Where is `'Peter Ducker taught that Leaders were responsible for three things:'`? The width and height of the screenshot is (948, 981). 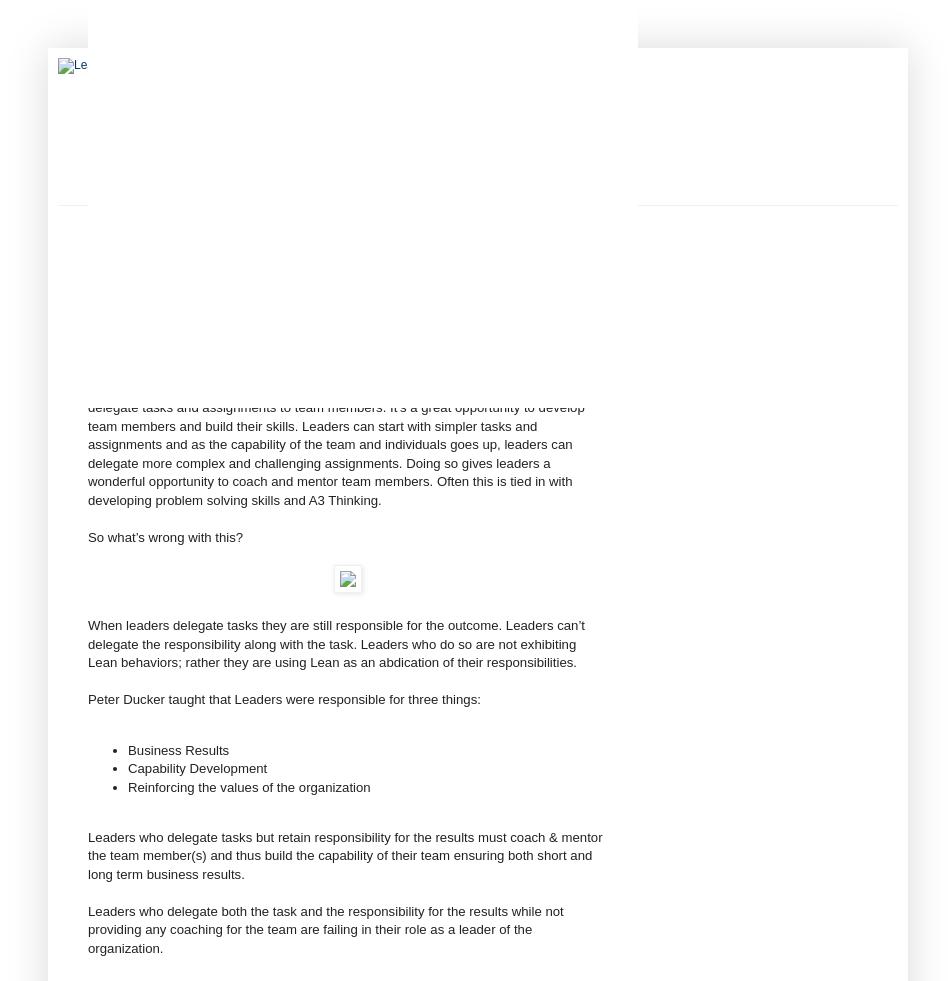 'Peter Ducker taught that Leaders were responsible for three things:' is located at coordinates (284, 699).